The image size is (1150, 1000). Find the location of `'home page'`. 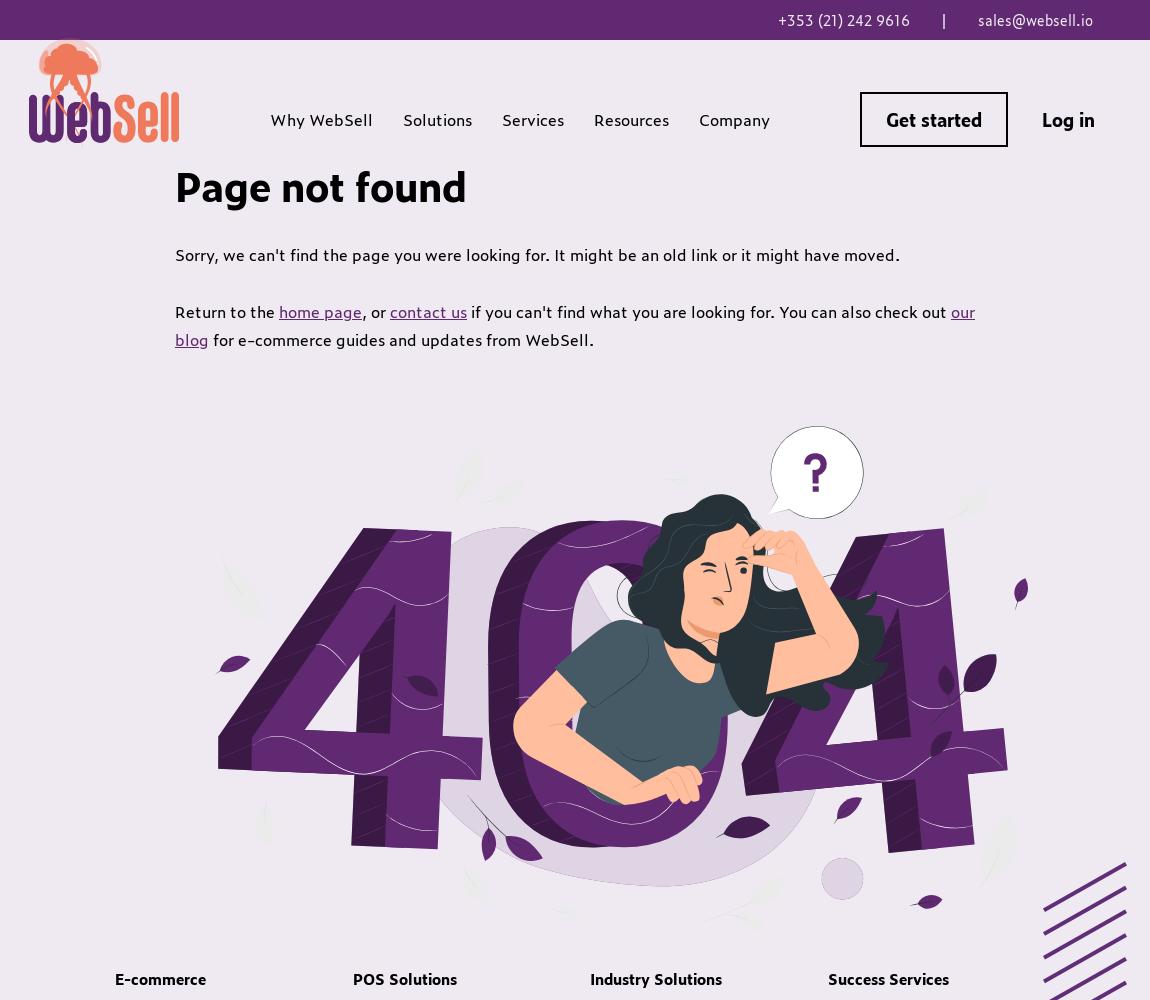

'home page' is located at coordinates (320, 311).